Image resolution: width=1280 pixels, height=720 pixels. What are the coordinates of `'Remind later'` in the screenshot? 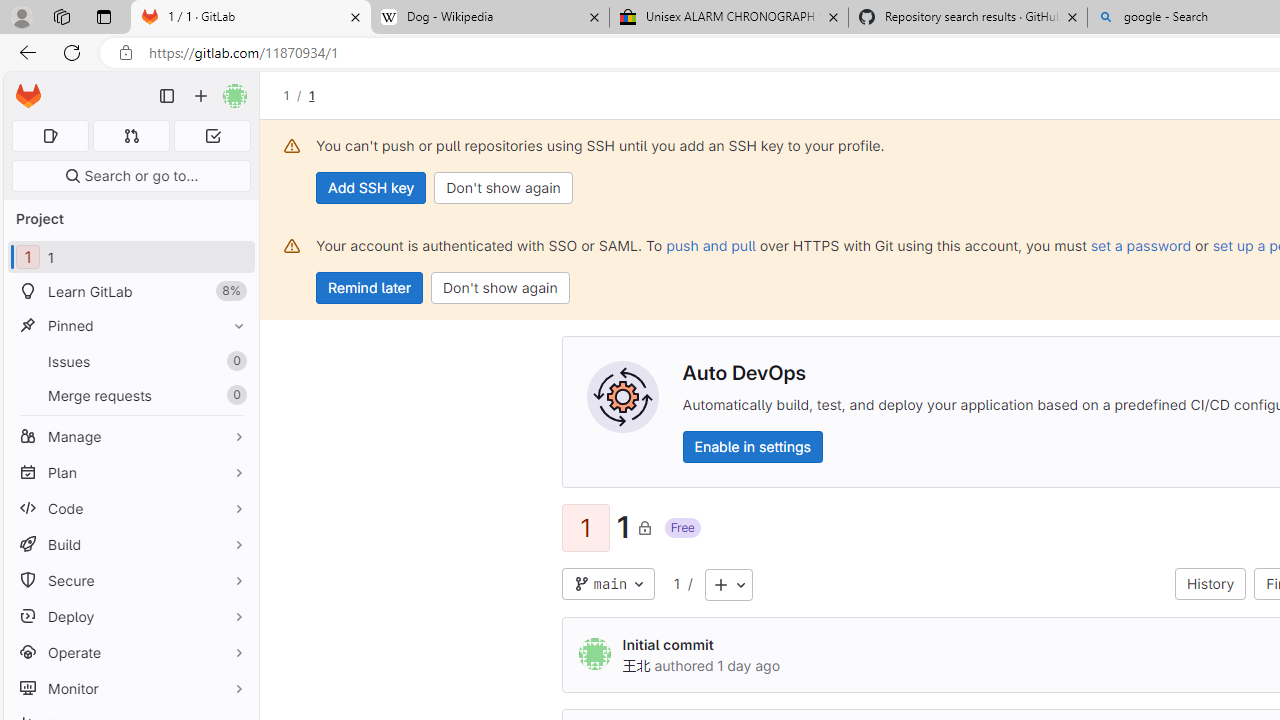 It's located at (369, 288).